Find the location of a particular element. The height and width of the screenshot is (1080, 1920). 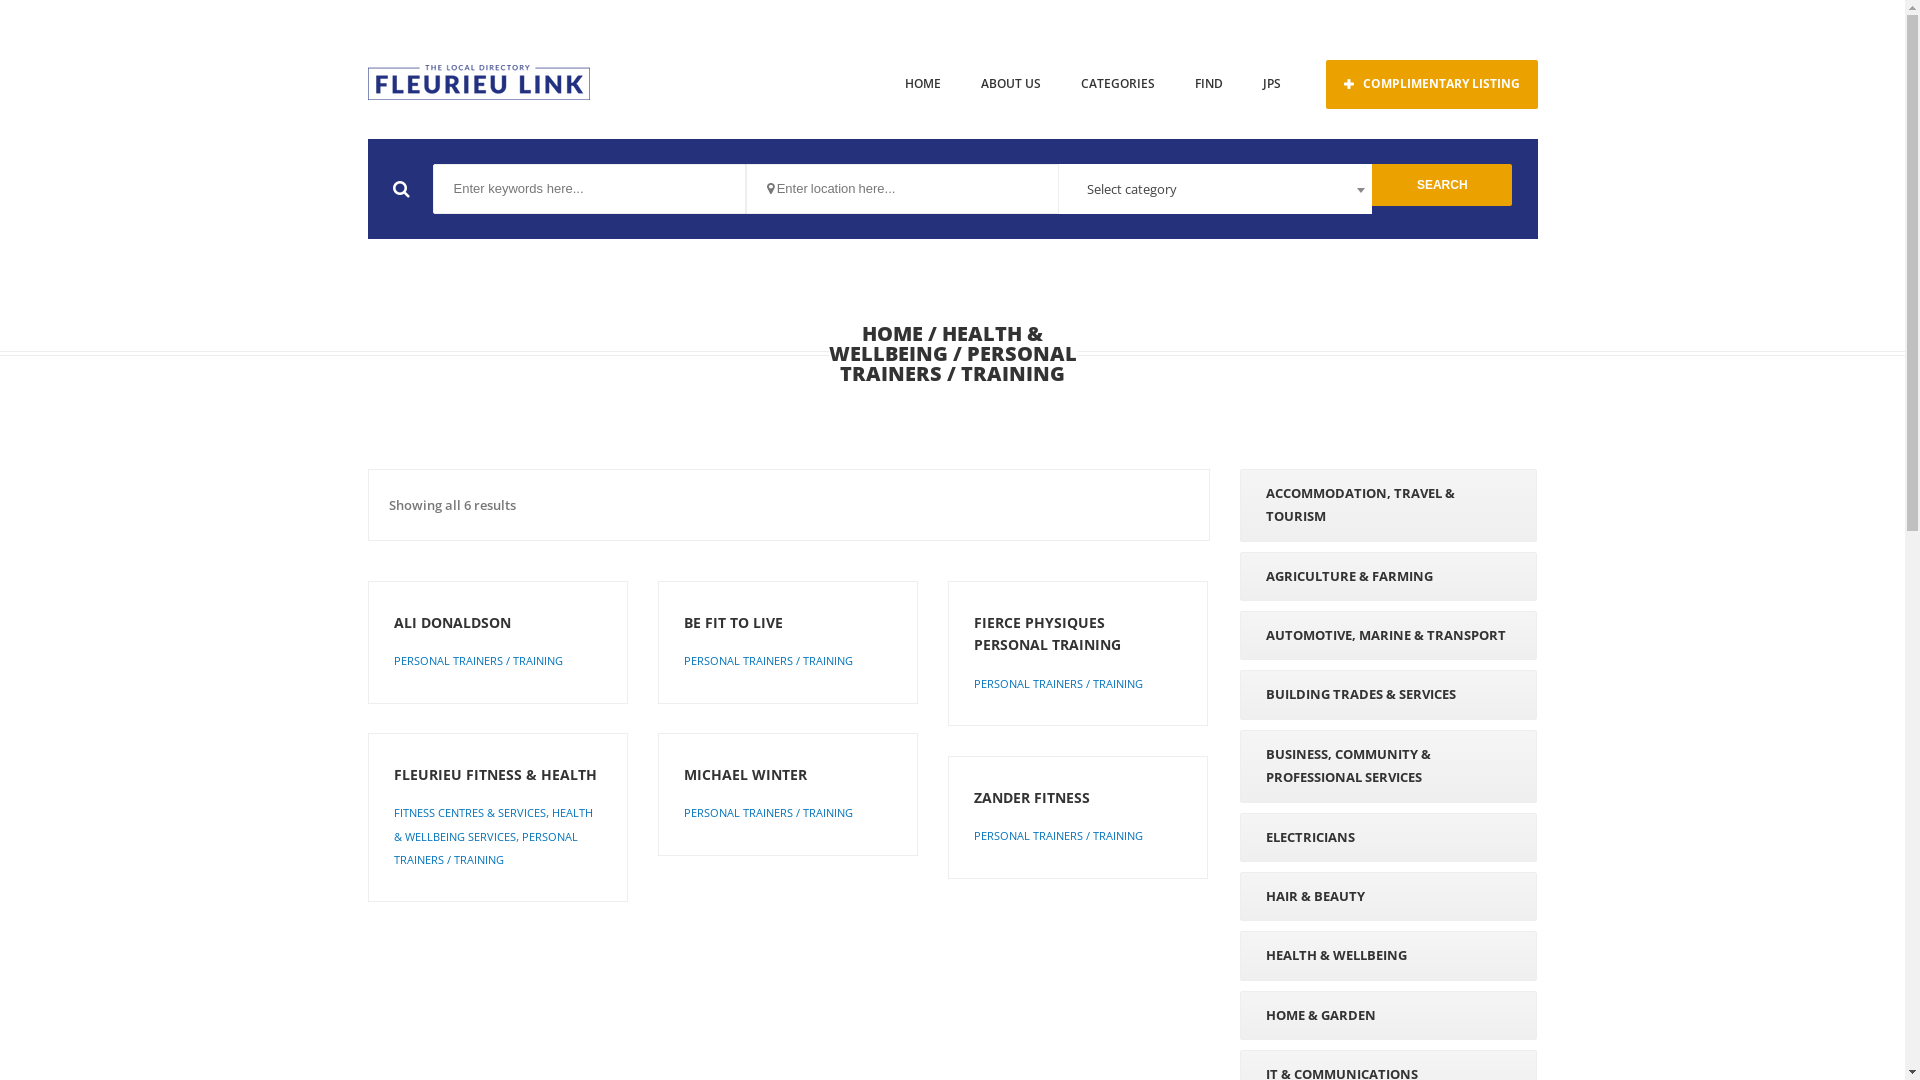

'FITNESS CENTRES & SERVICES' is located at coordinates (469, 812).